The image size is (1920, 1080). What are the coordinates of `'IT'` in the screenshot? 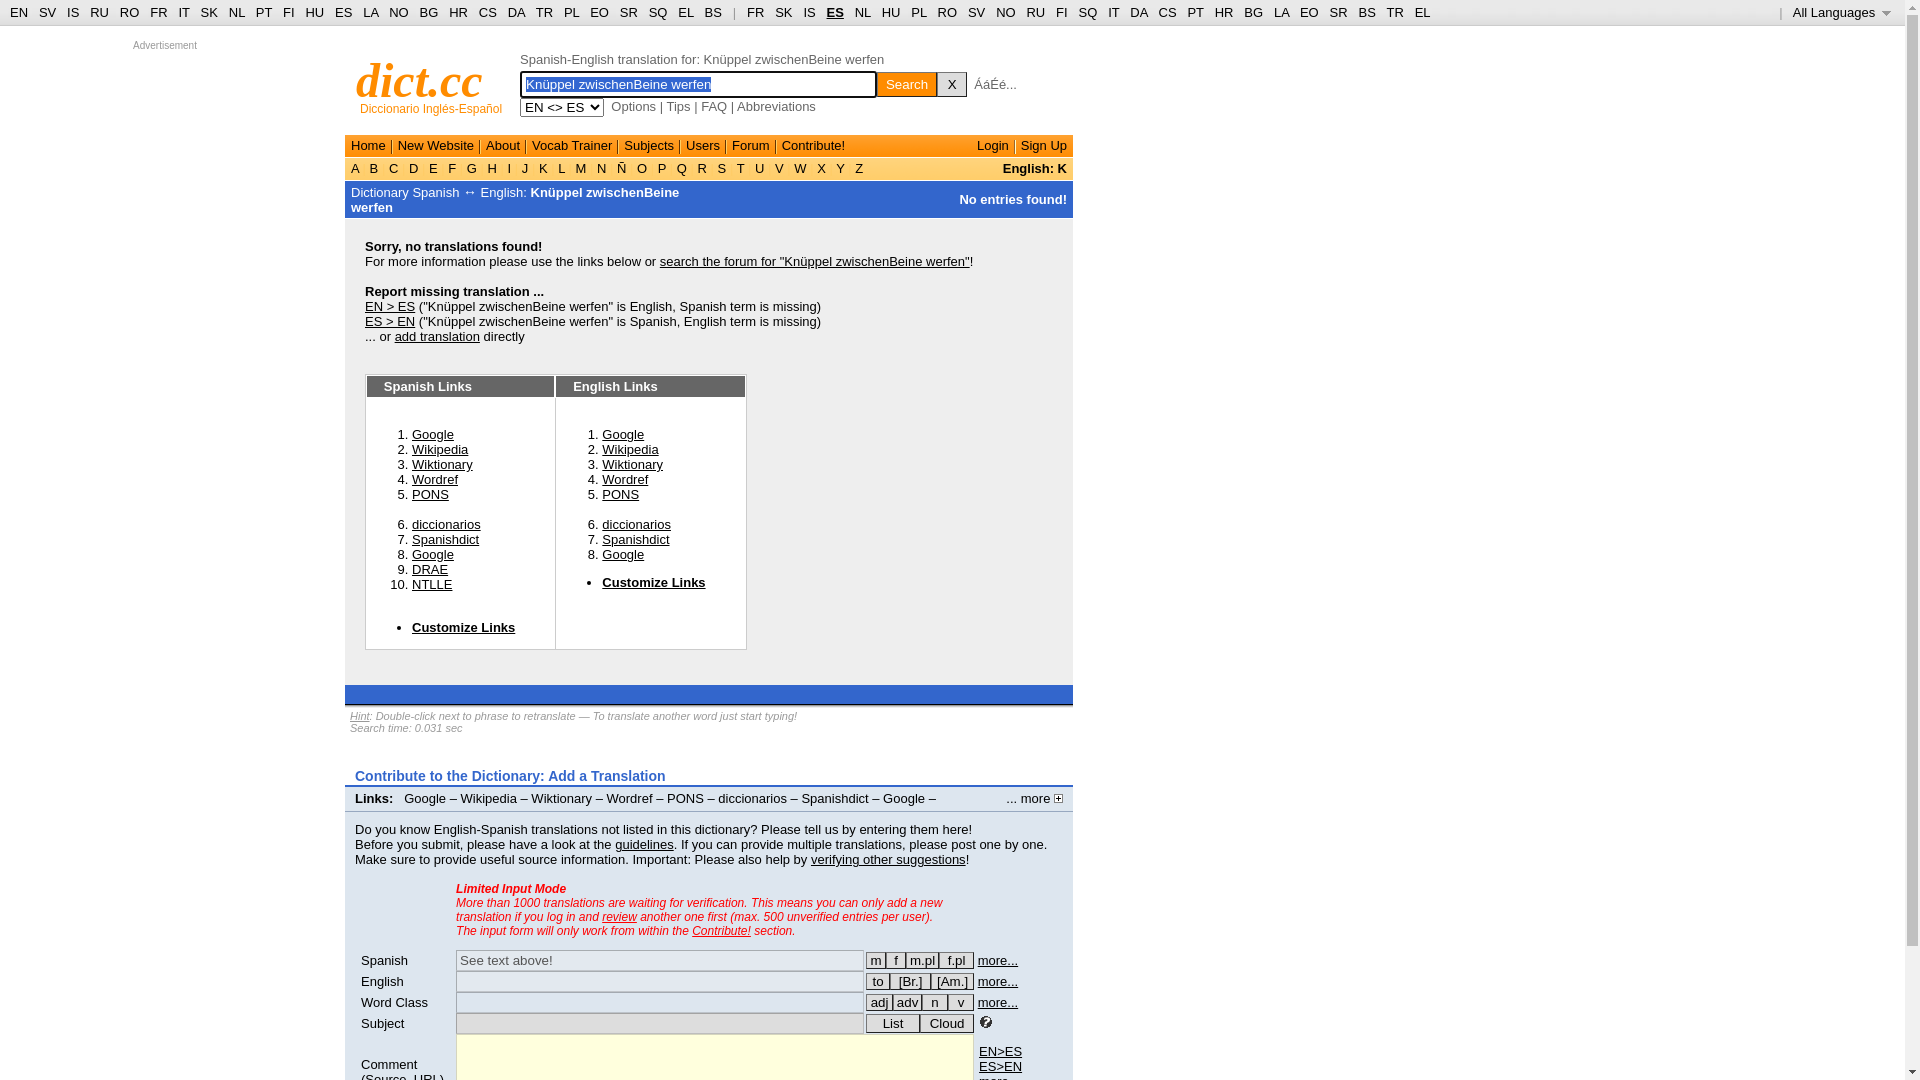 It's located at (1112, 12).